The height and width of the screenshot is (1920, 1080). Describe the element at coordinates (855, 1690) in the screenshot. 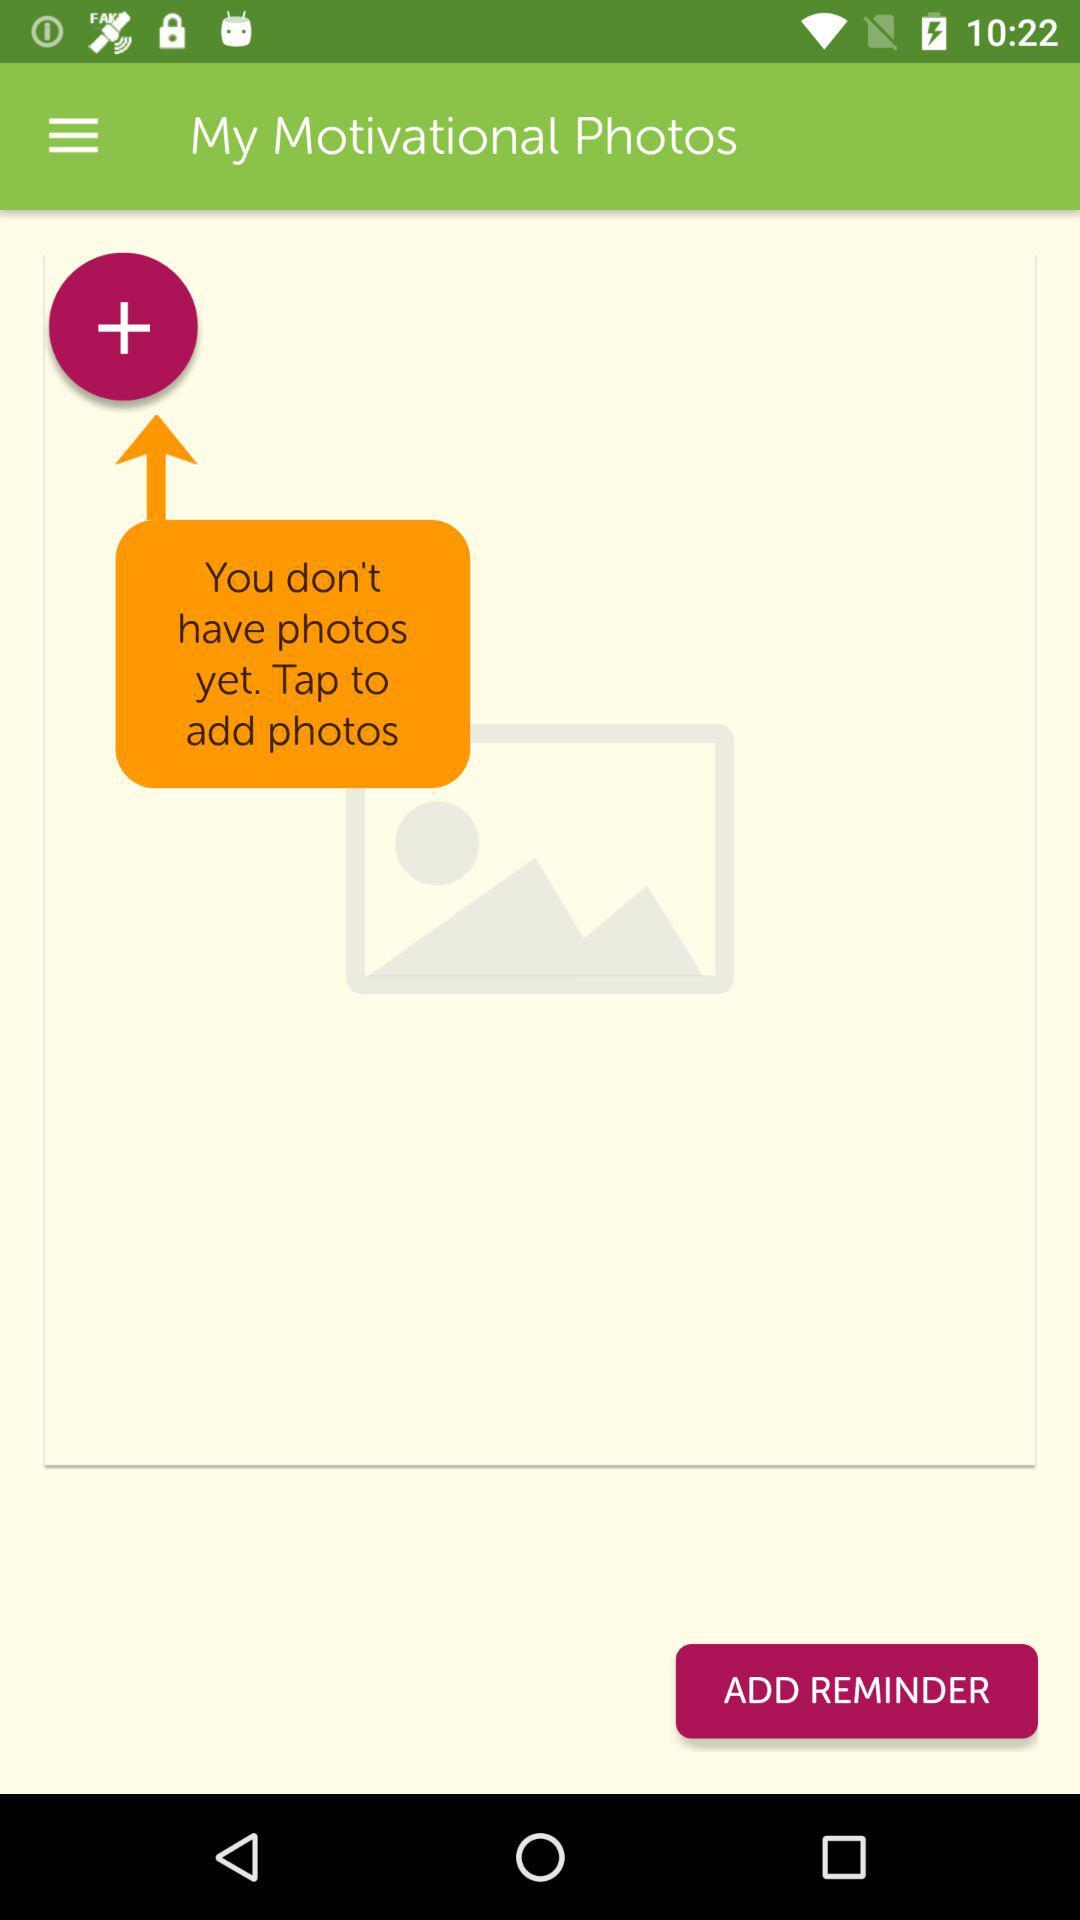

I see `item at the bottom right corner` at that location.